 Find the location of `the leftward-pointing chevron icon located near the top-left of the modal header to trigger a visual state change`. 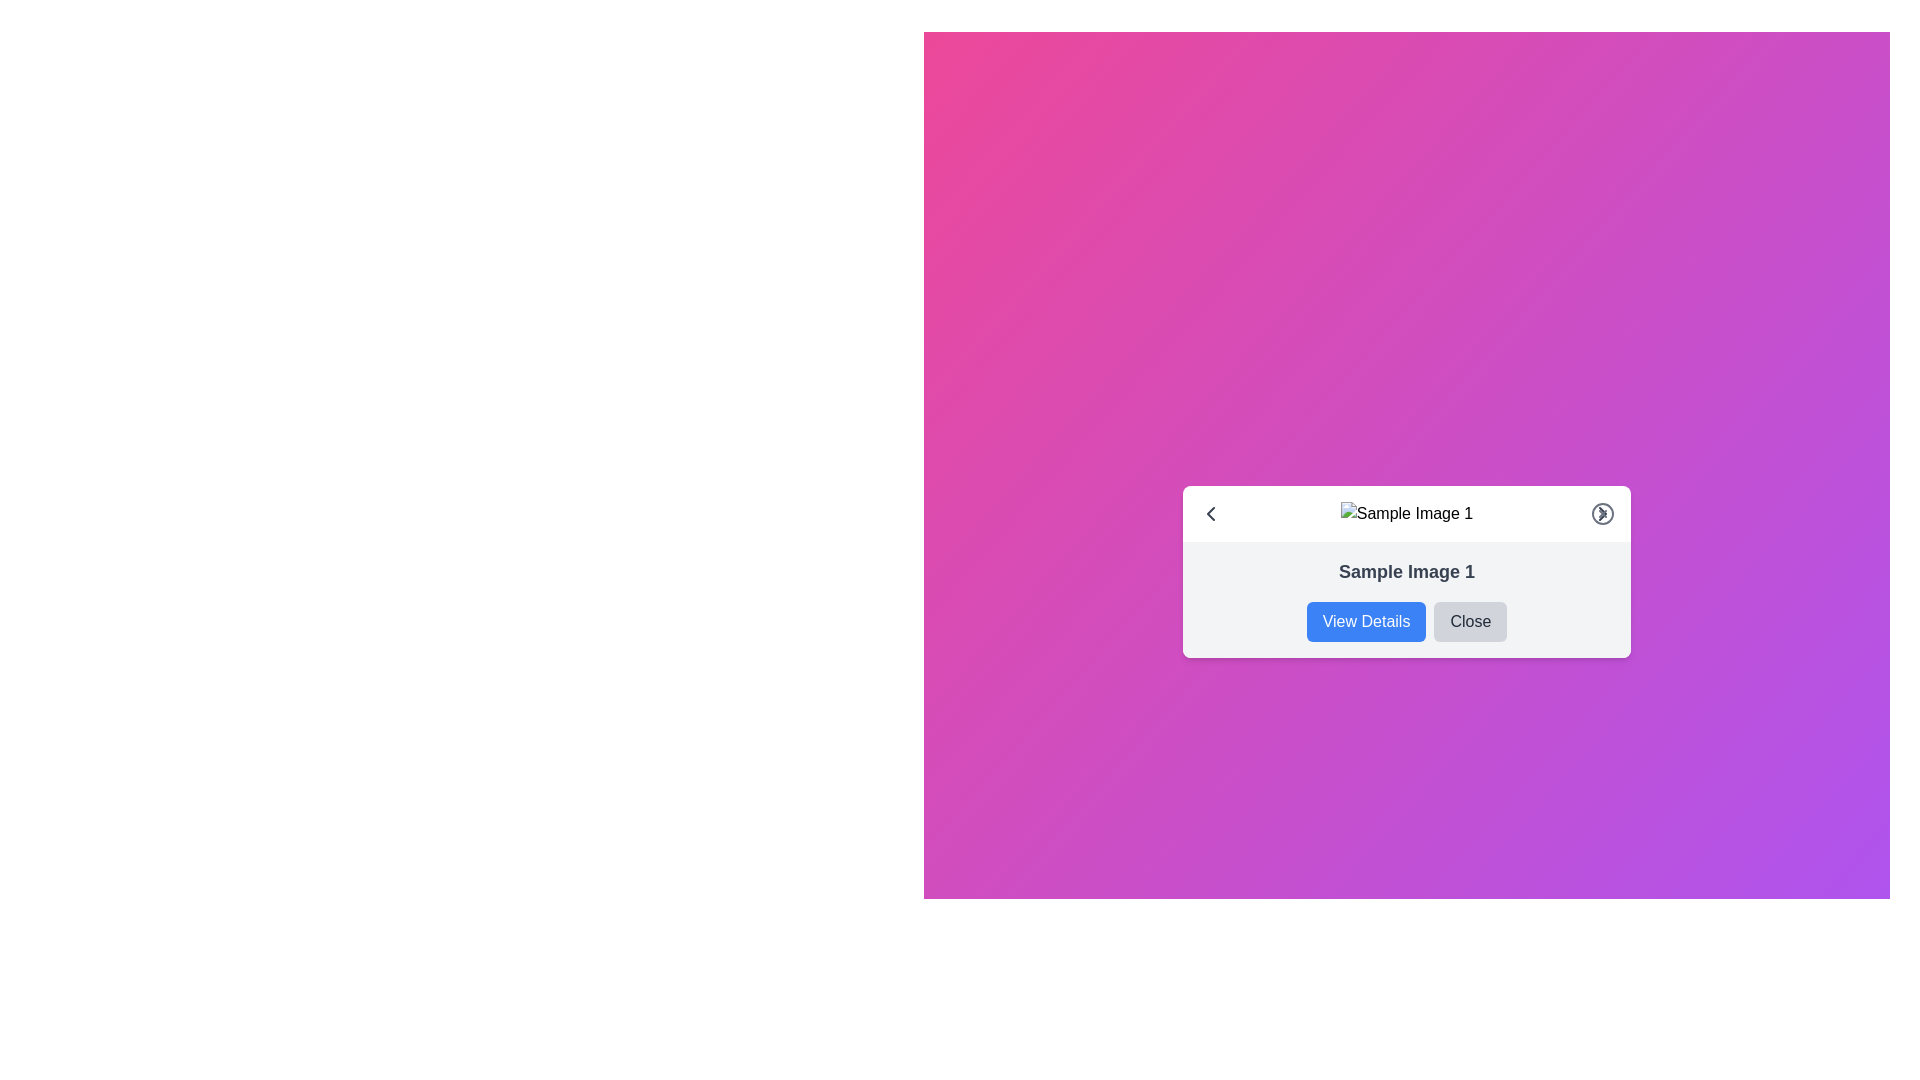

the leftward-pointing chevron icon located near the top-left of the modal header to trigger a visual state change is located at coordinates (1209, 512).